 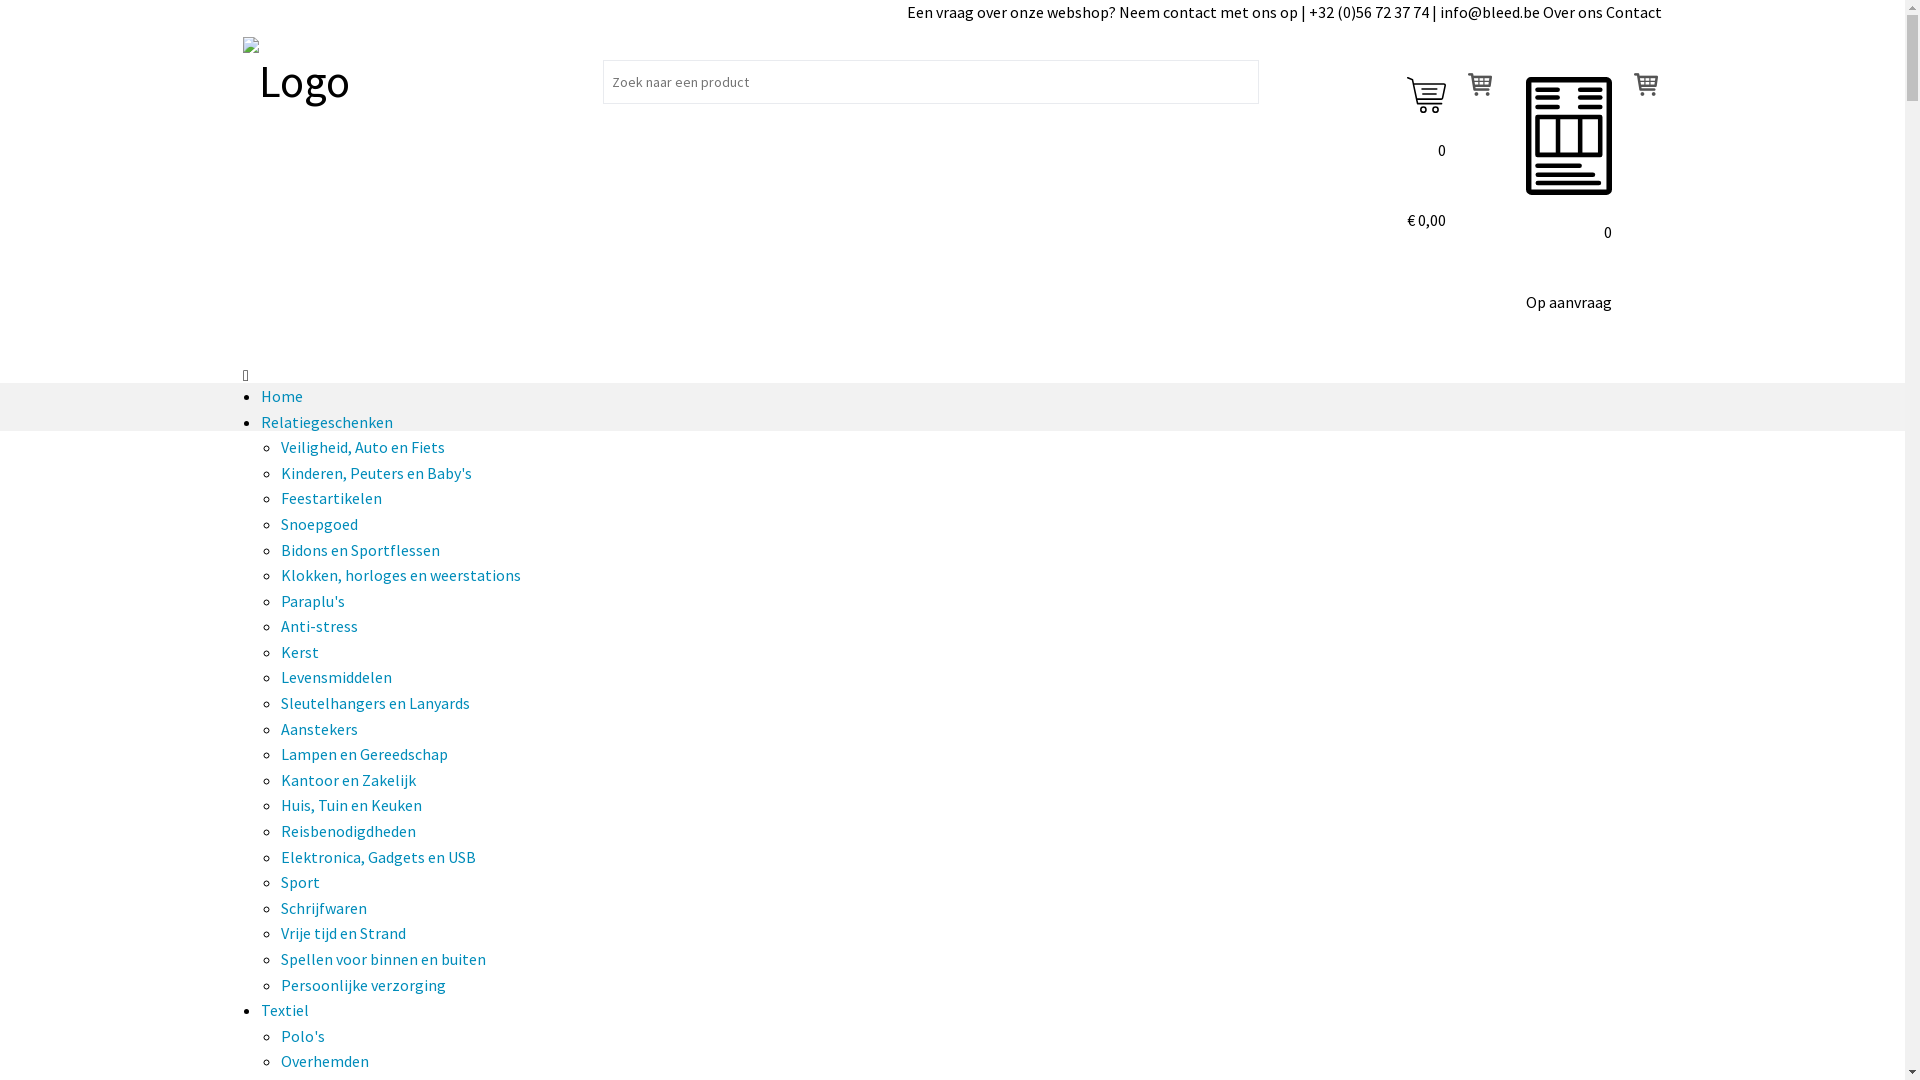 What do you see at coordinates (363, 446) in the screenshot?
I see `'Veiligheid, Auto en Fiets'` at bounding box center [363, 446].